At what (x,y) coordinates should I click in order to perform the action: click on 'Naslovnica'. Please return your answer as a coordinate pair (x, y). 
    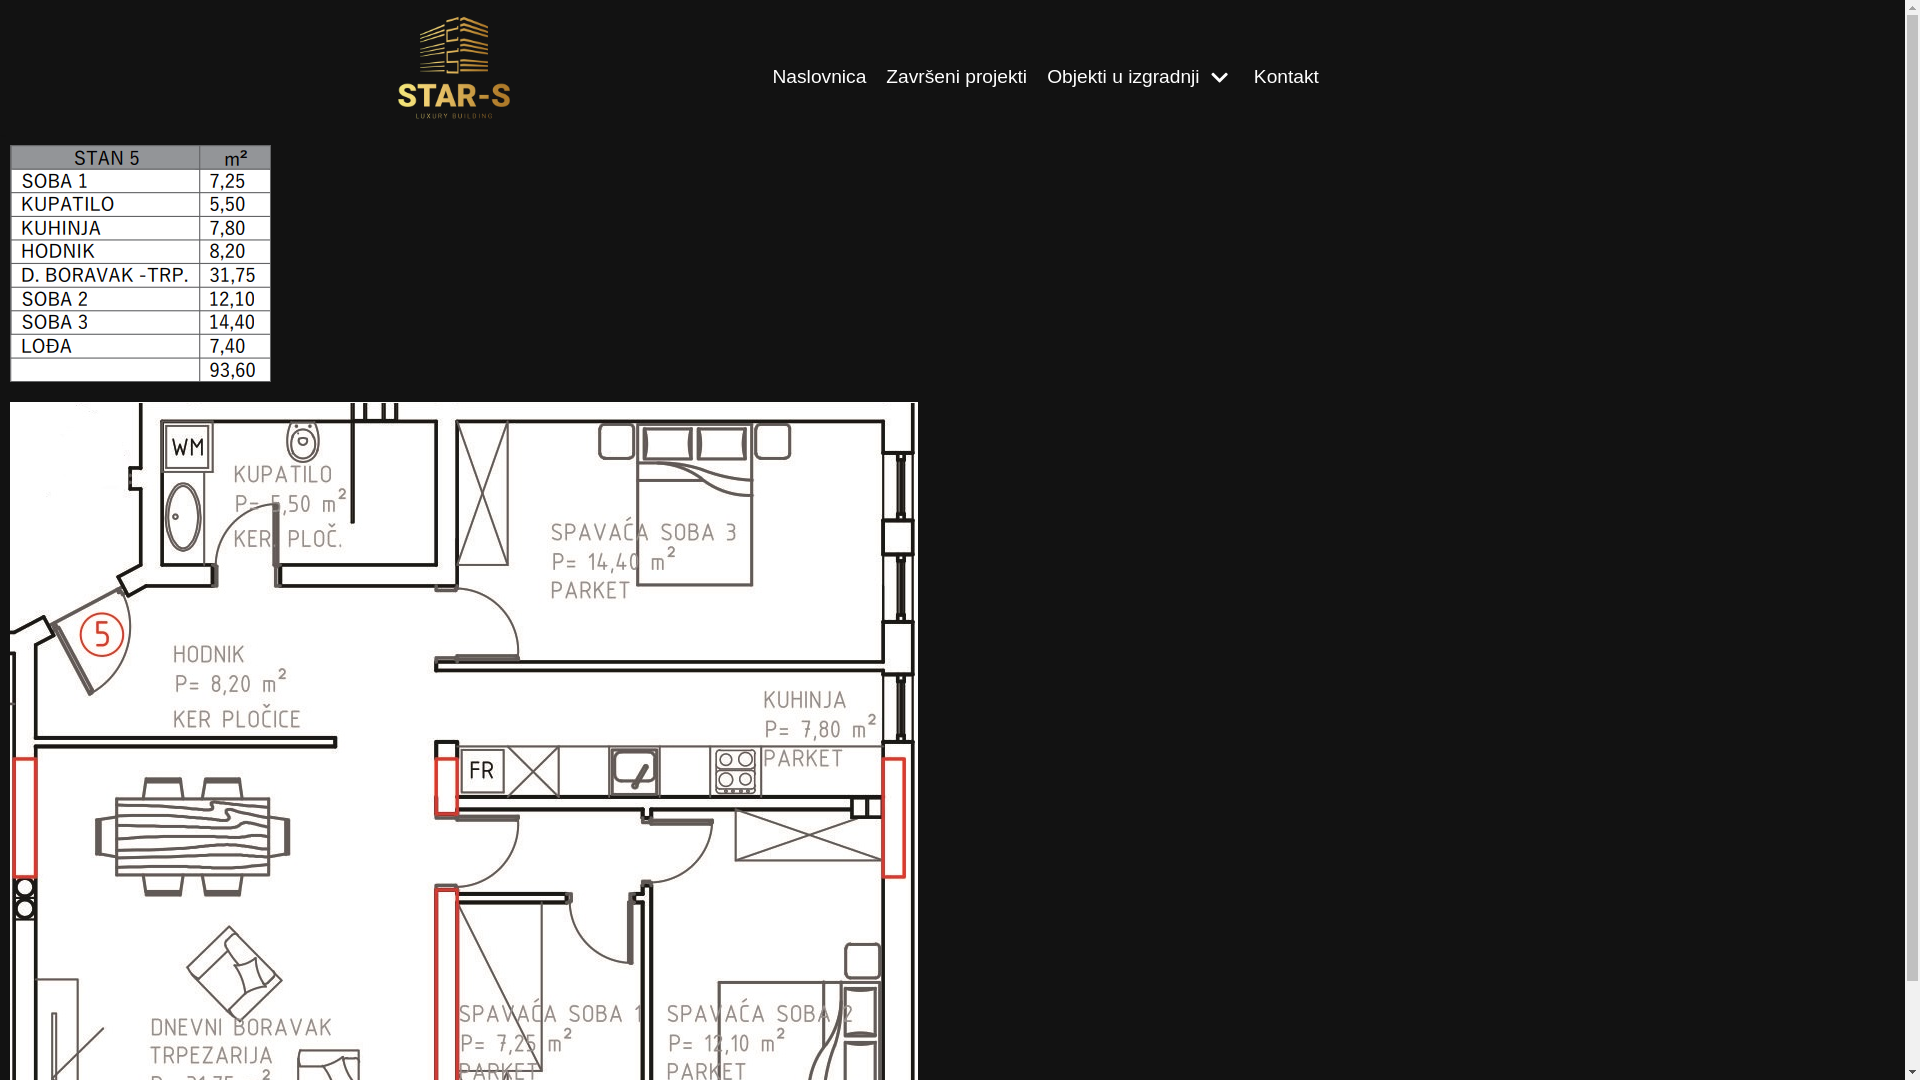
    Looking at the image, I should click on (819, 76).